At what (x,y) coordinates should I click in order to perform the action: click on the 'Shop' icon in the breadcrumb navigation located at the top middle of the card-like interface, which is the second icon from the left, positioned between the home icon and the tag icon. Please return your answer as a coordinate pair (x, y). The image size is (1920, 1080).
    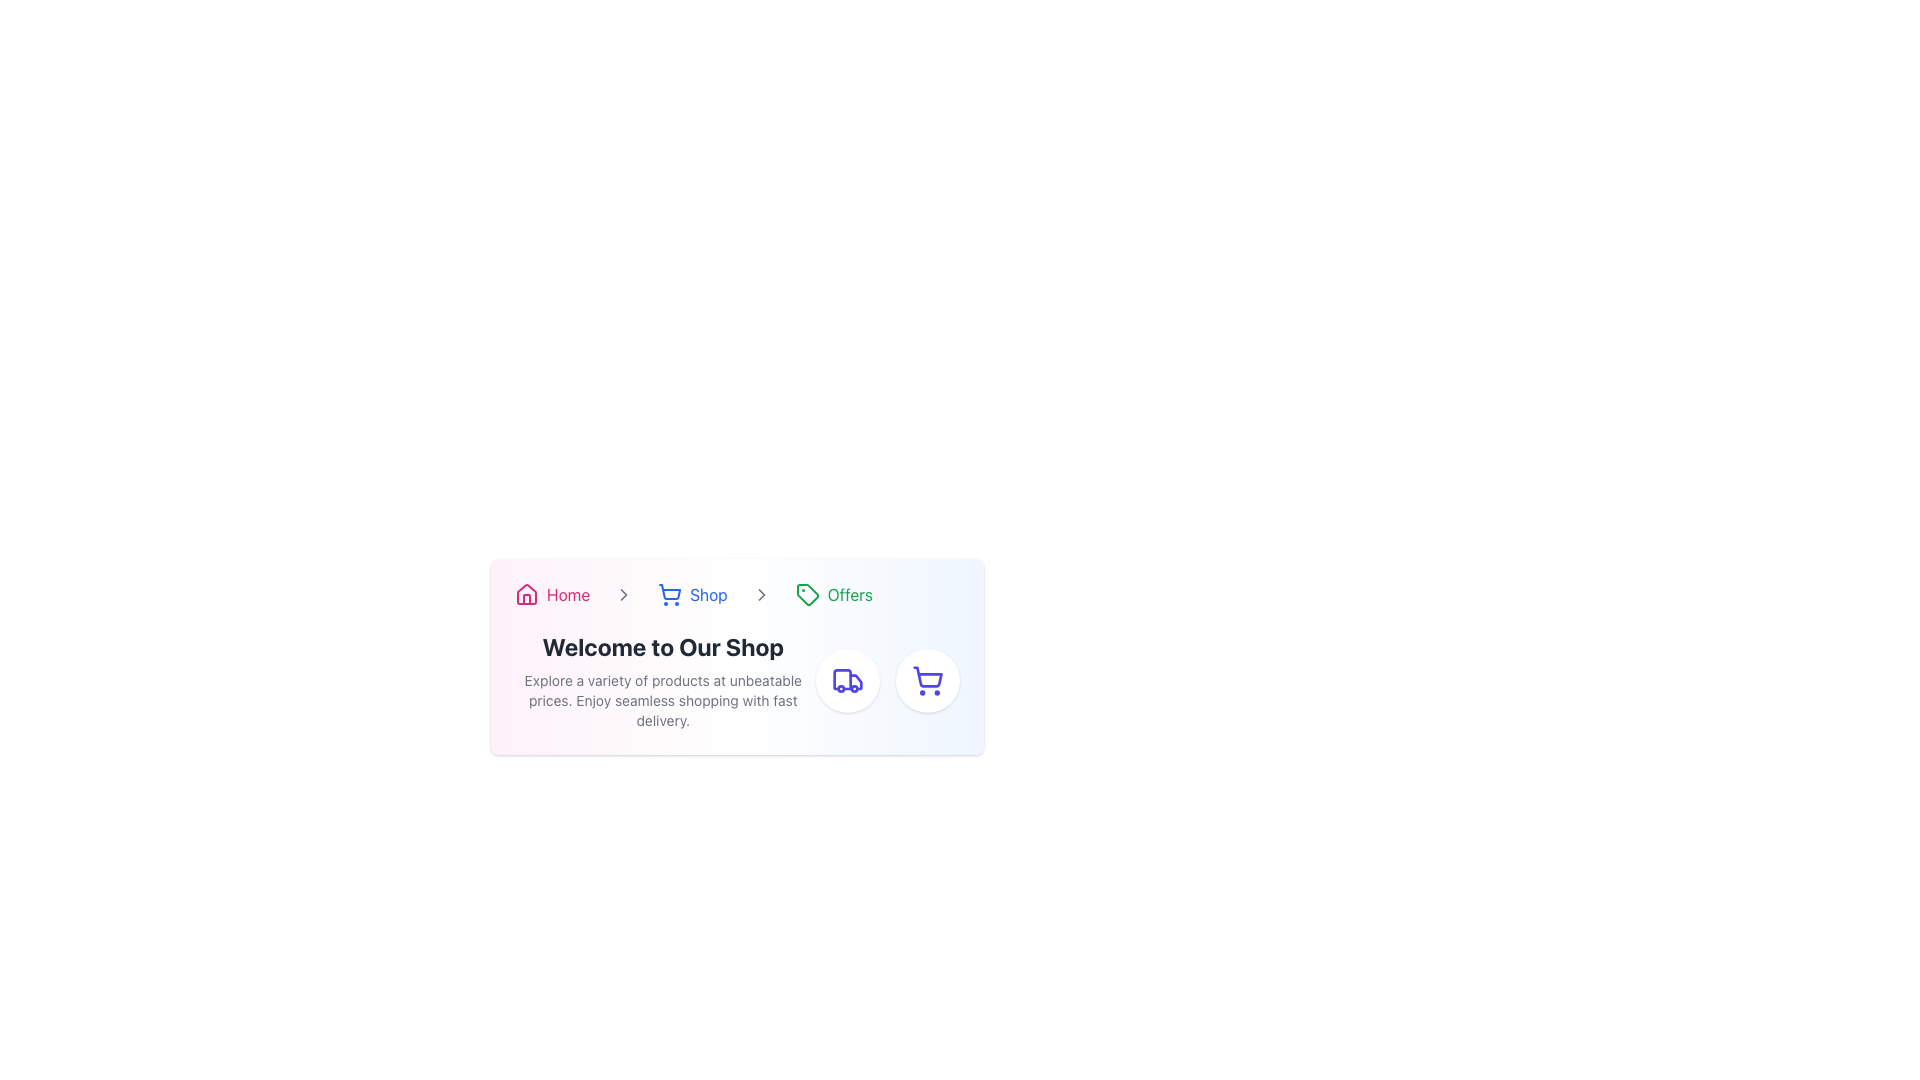
    Looking at the image, I should click on (670, 591).